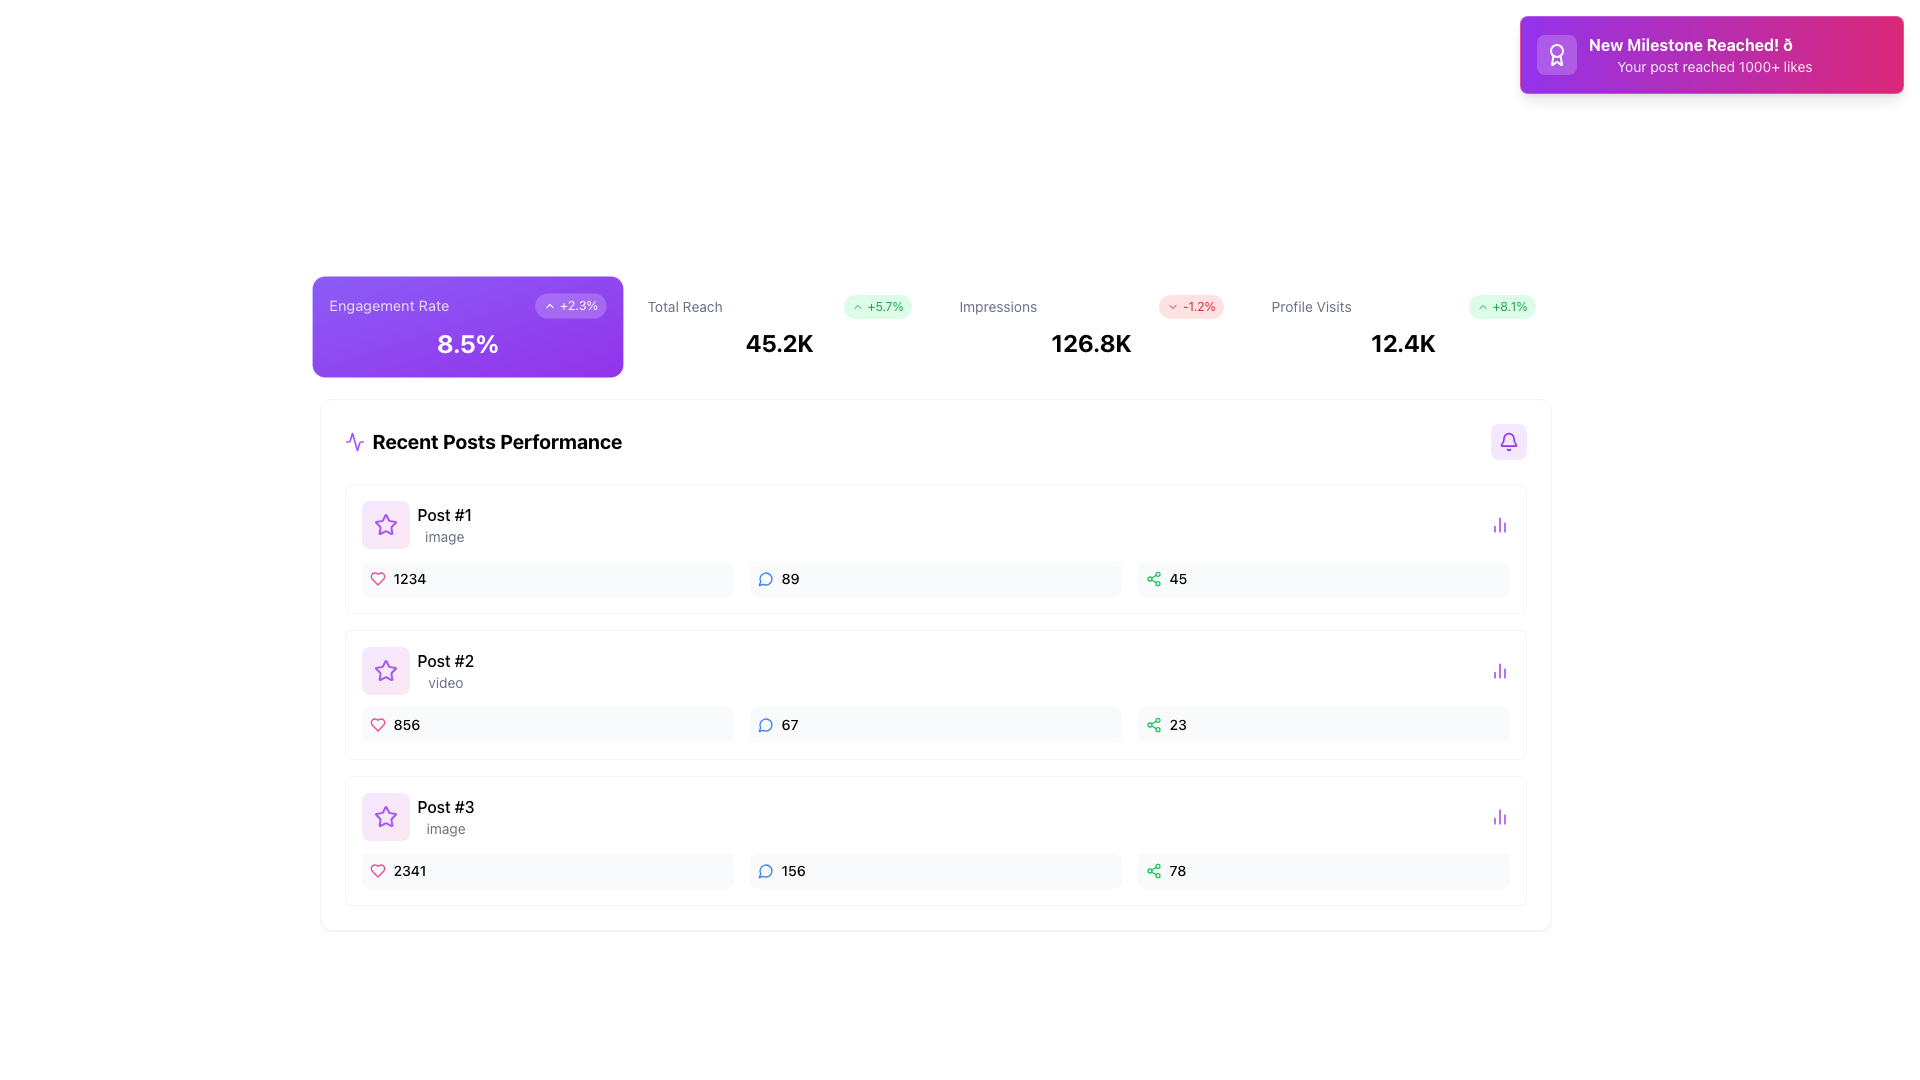 This screenshot has height=1080, width=1920. I want to click on static text label displaying the number '156' located in the third row of the 'Recent Posts Performance' section, positioned to the right of a small, blue circular message icon, so click(792, 870).